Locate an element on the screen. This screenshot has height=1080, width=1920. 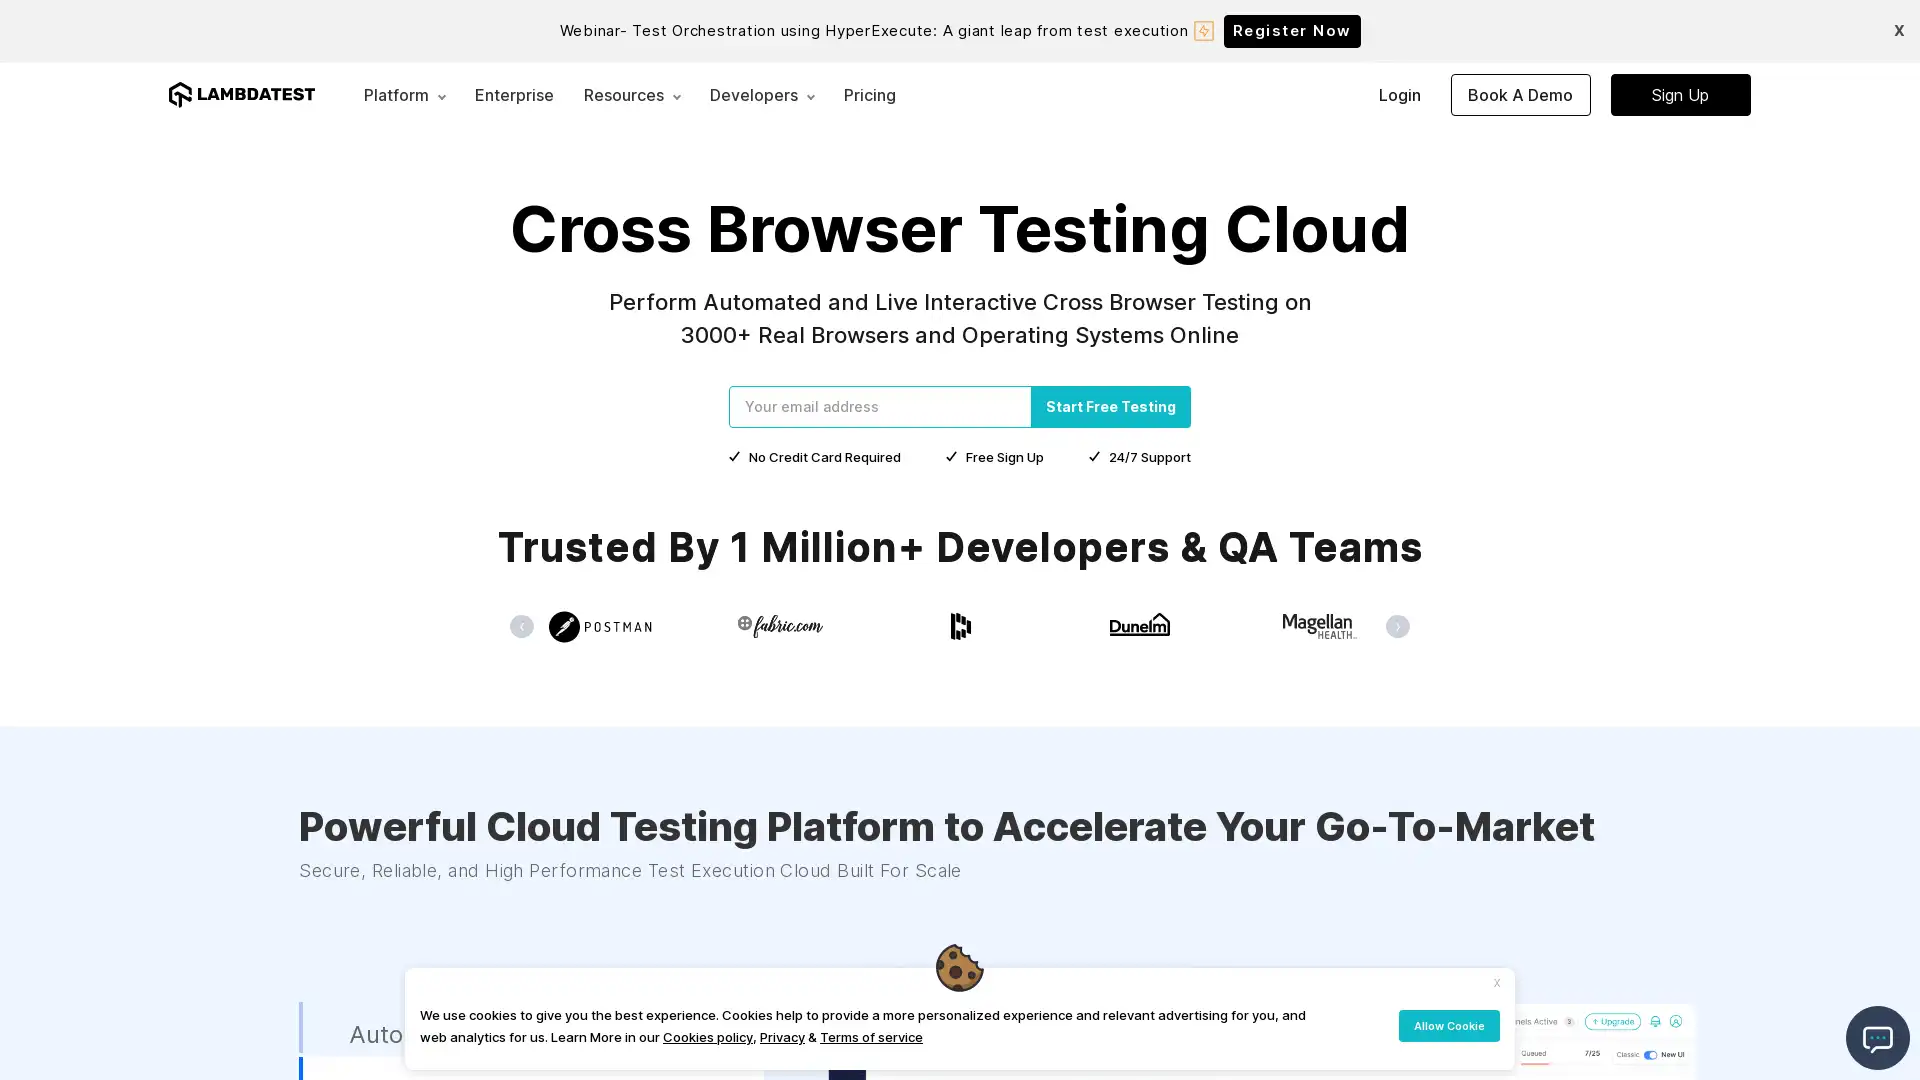
Developers is located at coordinates (761, 93).